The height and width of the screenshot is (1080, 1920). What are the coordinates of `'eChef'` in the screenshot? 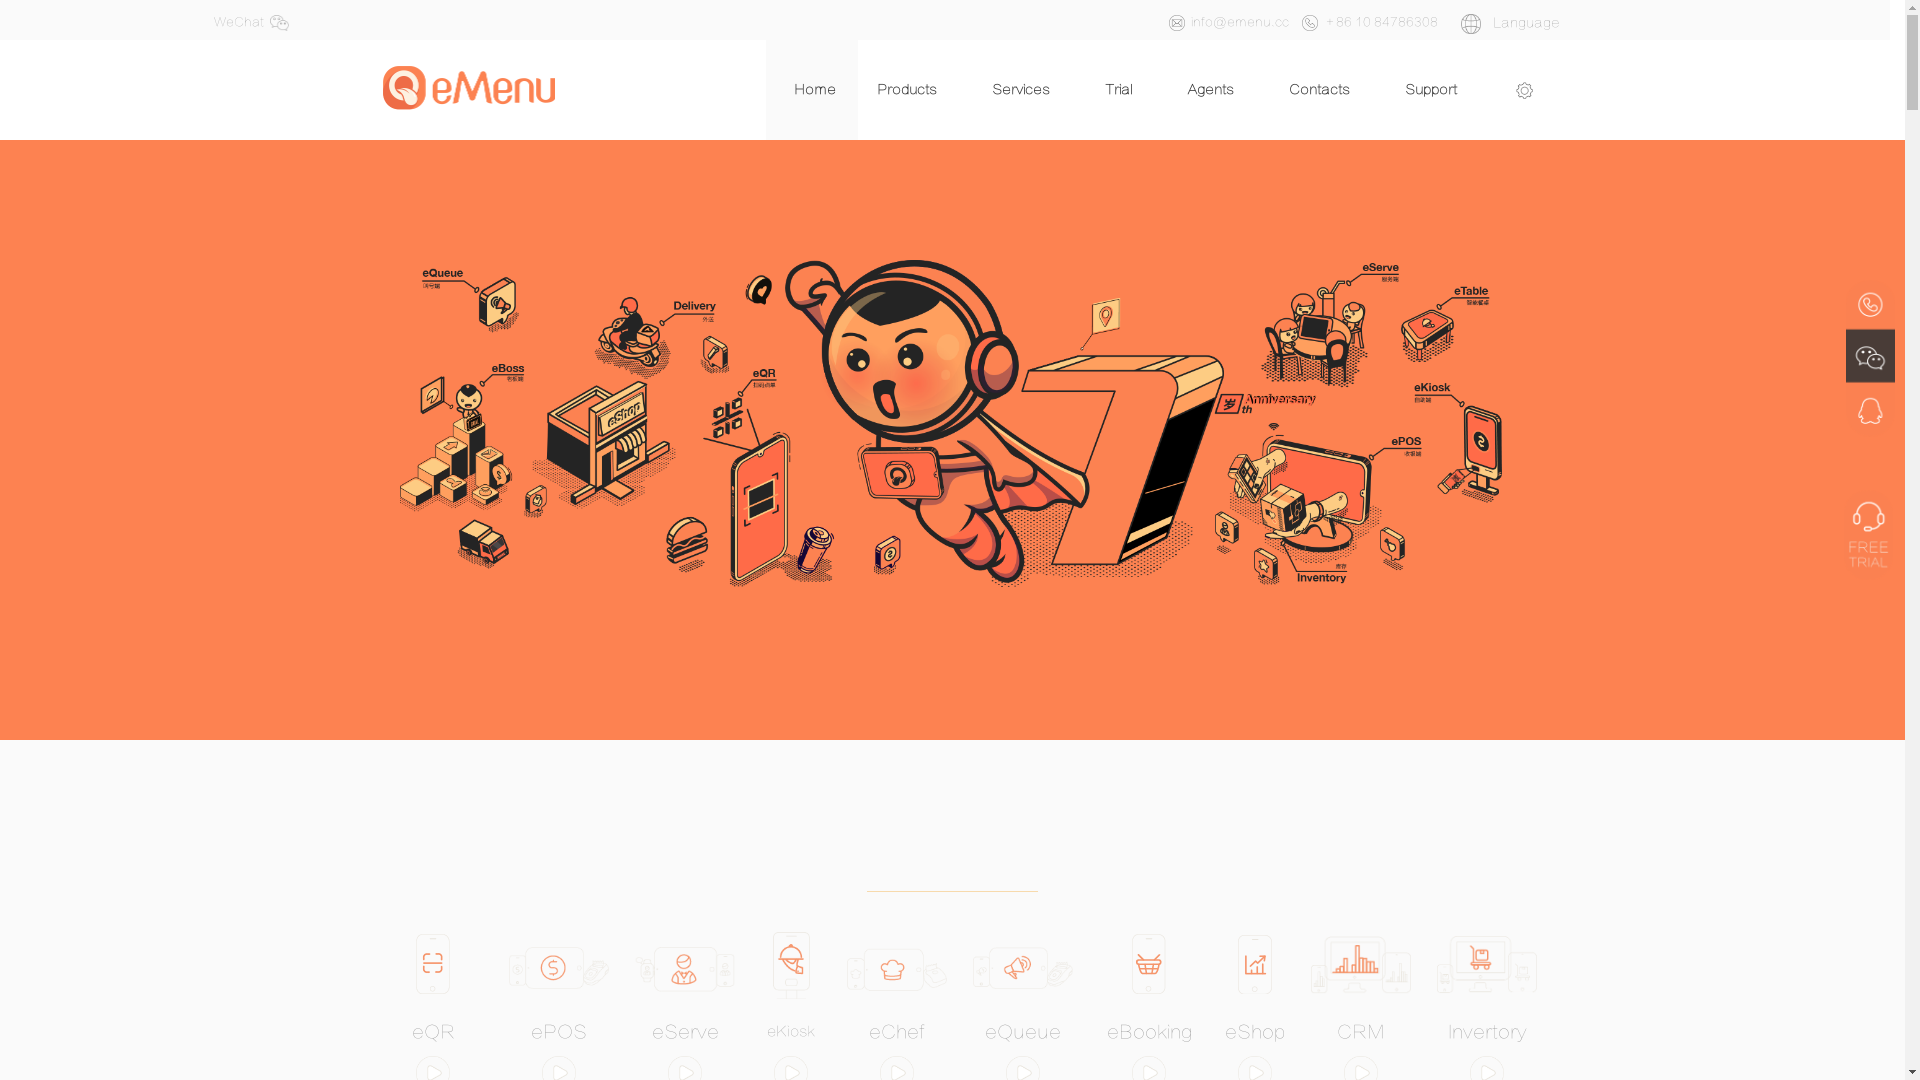 It's located at (896, 1029).